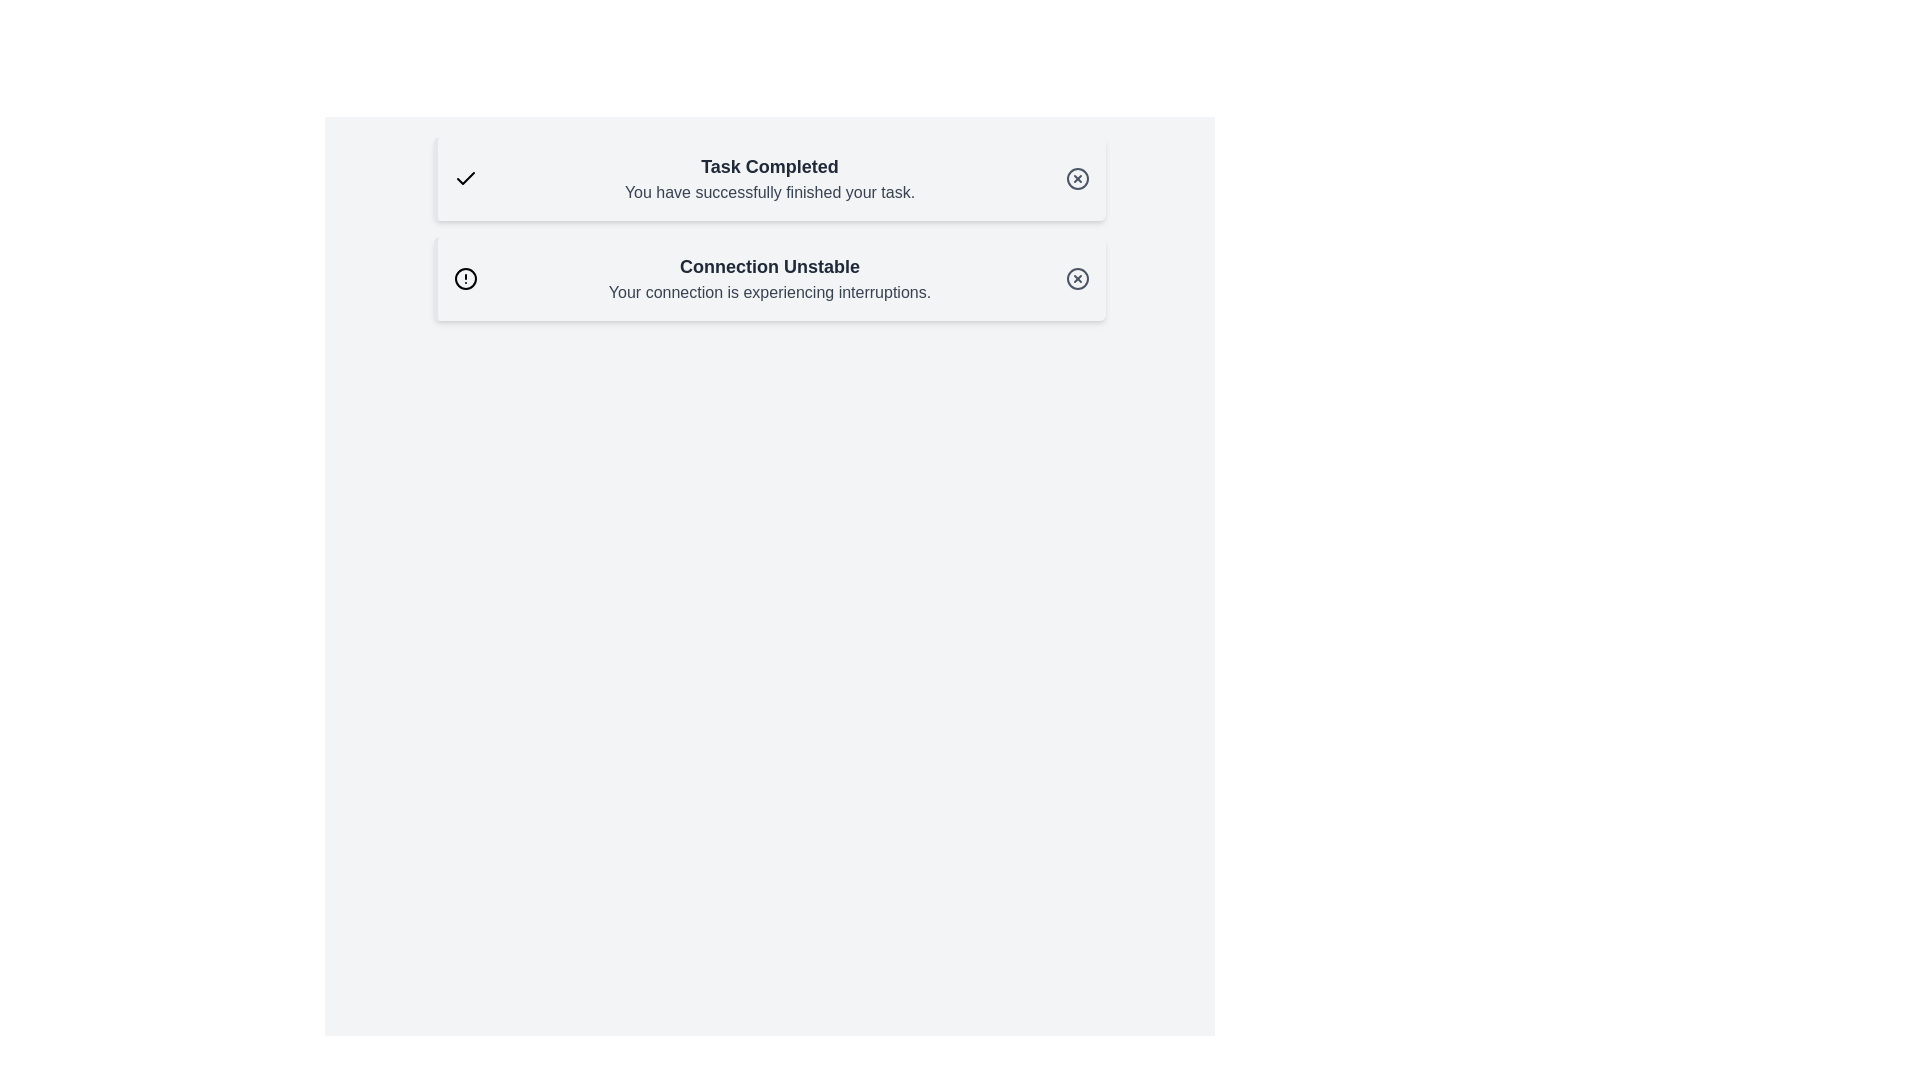 This screenshot has width=1920, height=1080. What do you see at coordinates (464, 177) in the screenshot?
I see `the 'Task Completed' icon located on the left side of the notification box` at bounding box center [464, 177].